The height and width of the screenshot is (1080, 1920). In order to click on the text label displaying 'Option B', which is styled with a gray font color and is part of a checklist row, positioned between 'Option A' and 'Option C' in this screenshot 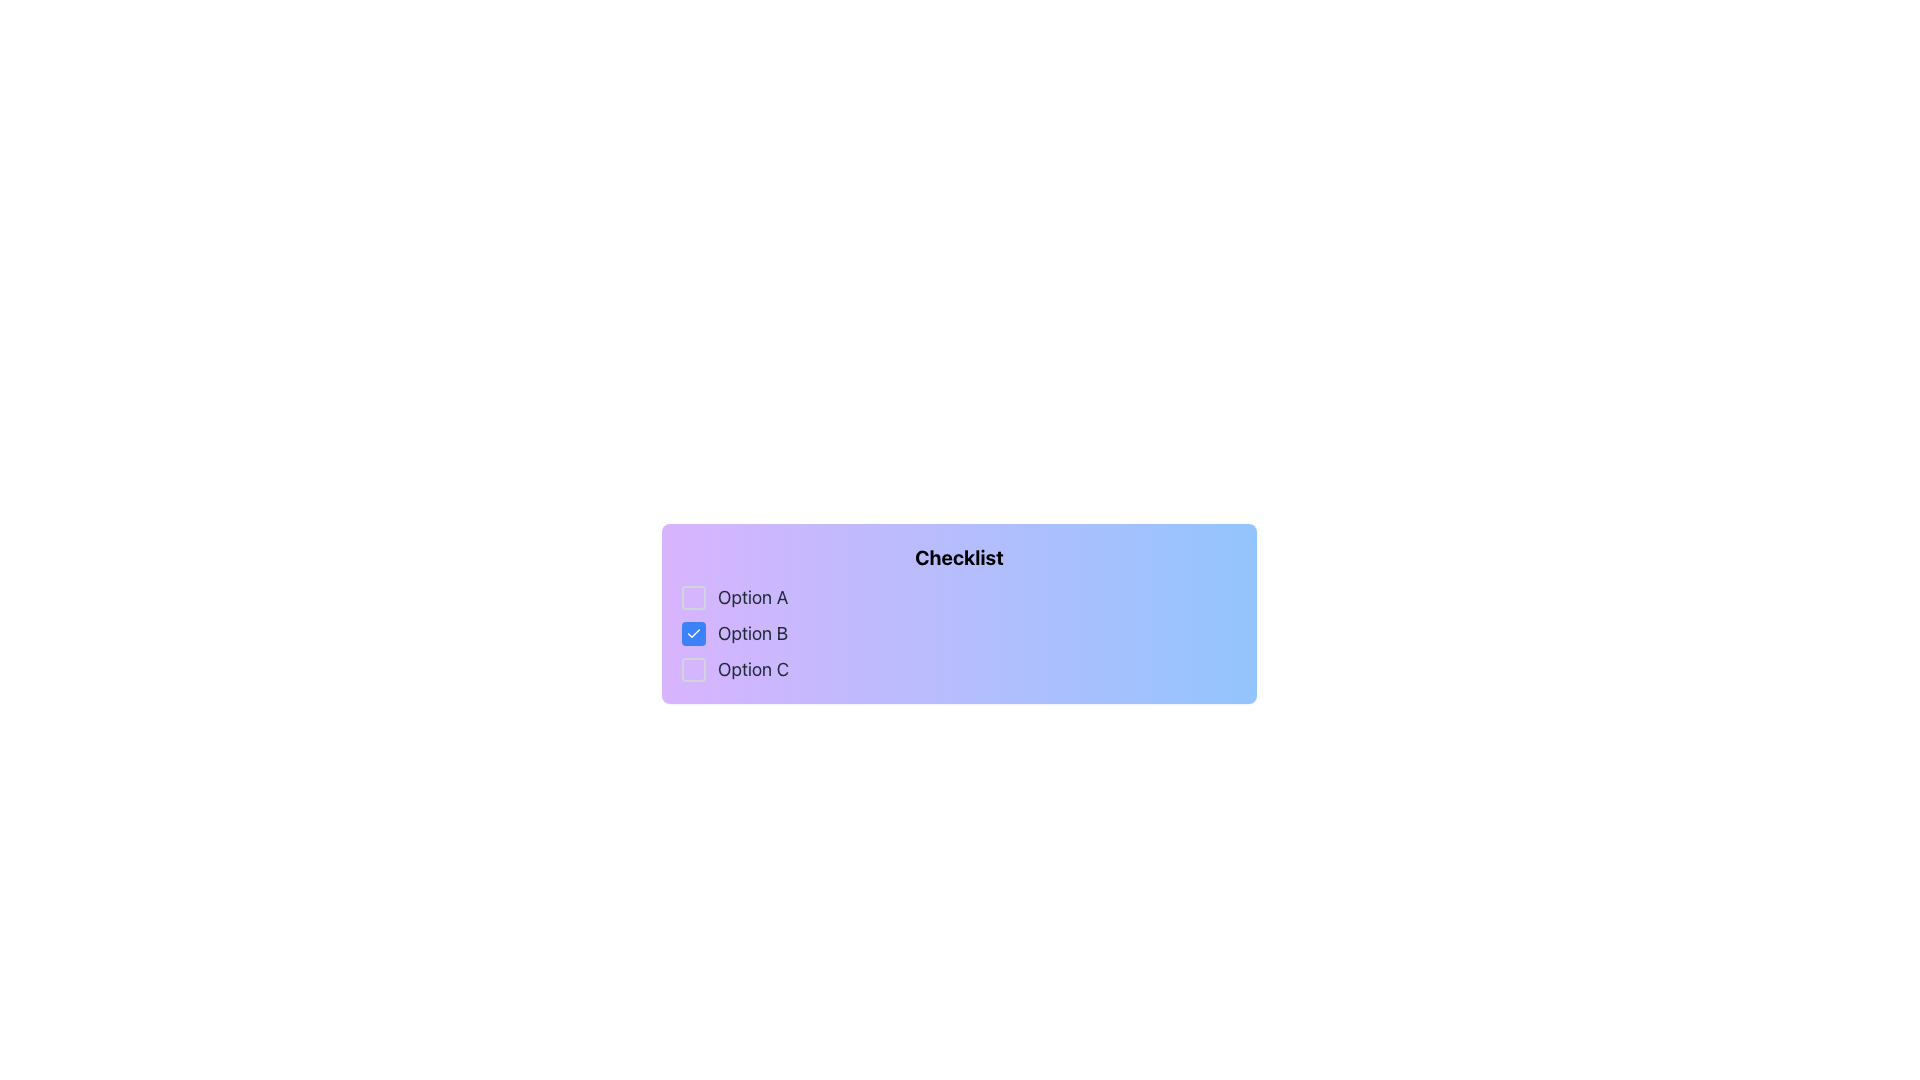, I will do `click(752, 633)`.